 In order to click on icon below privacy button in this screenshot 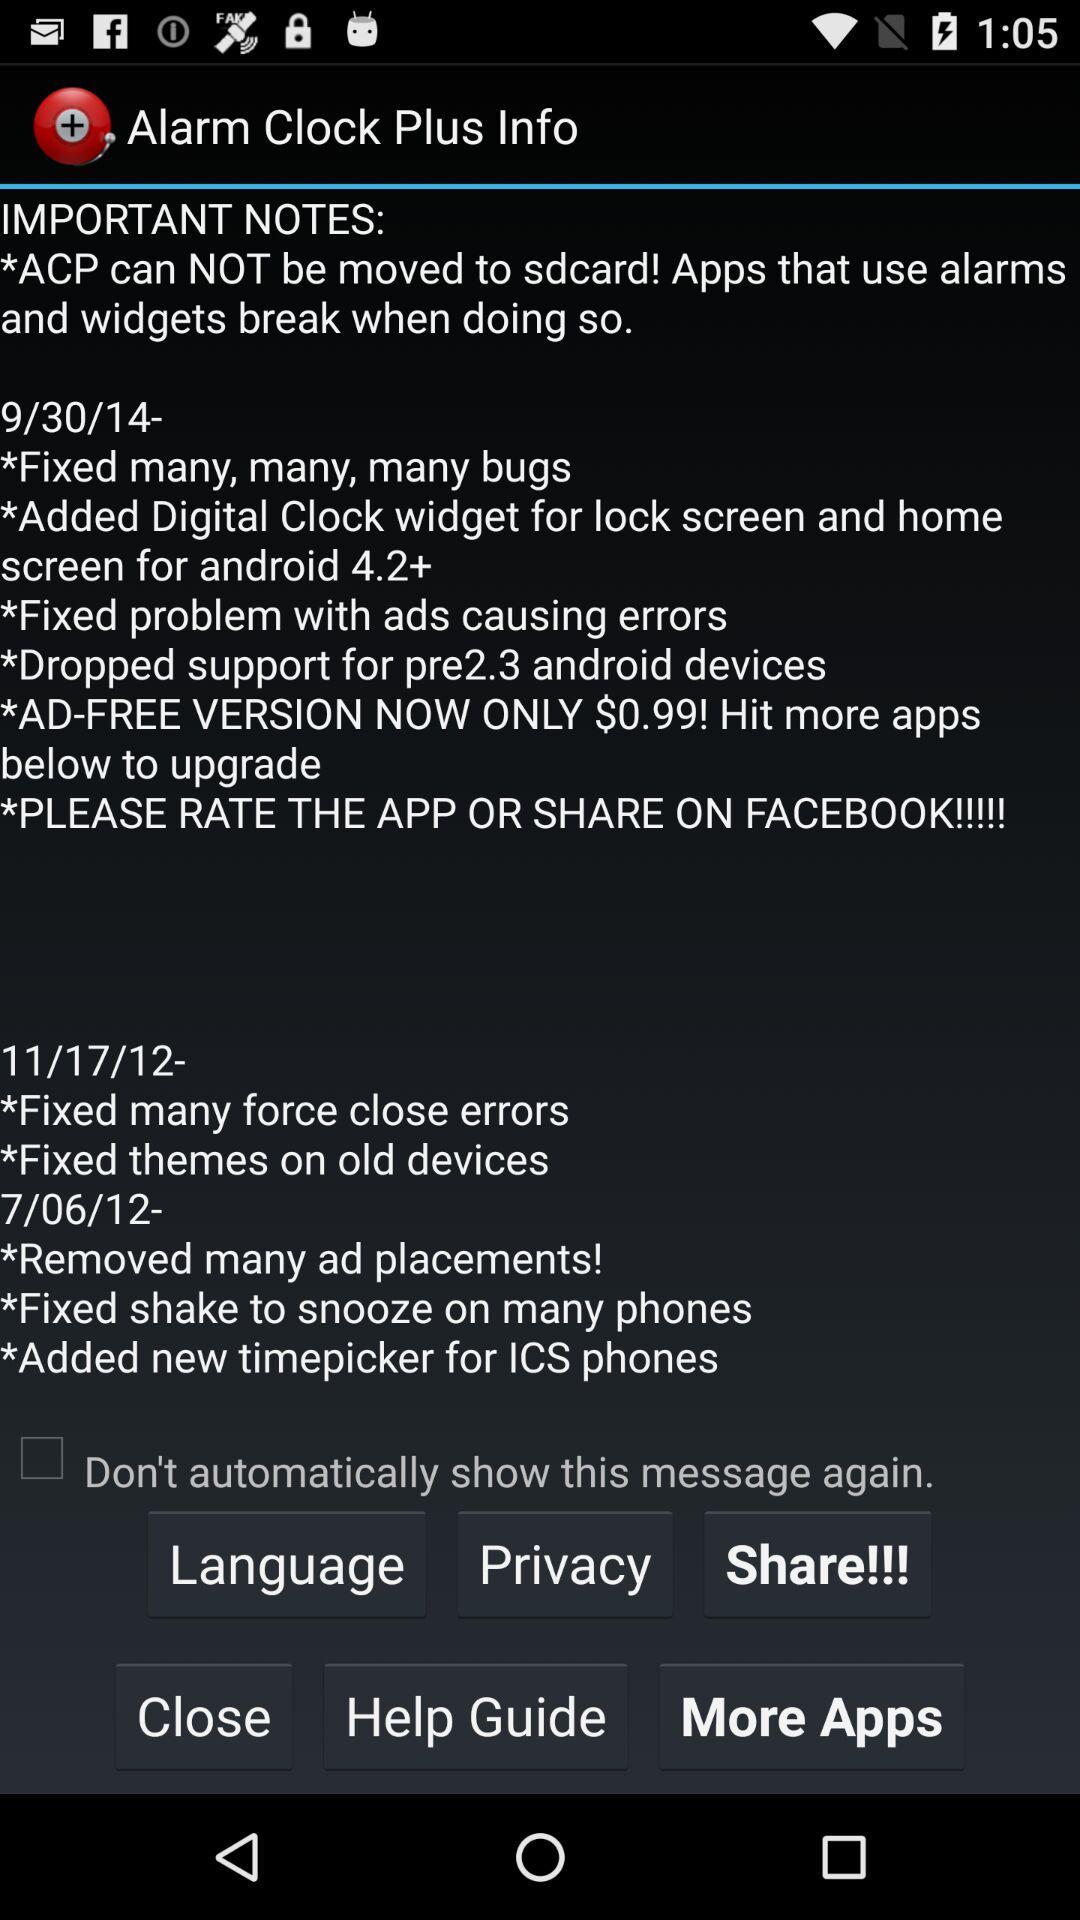, I will do `click(811, 1714)`.